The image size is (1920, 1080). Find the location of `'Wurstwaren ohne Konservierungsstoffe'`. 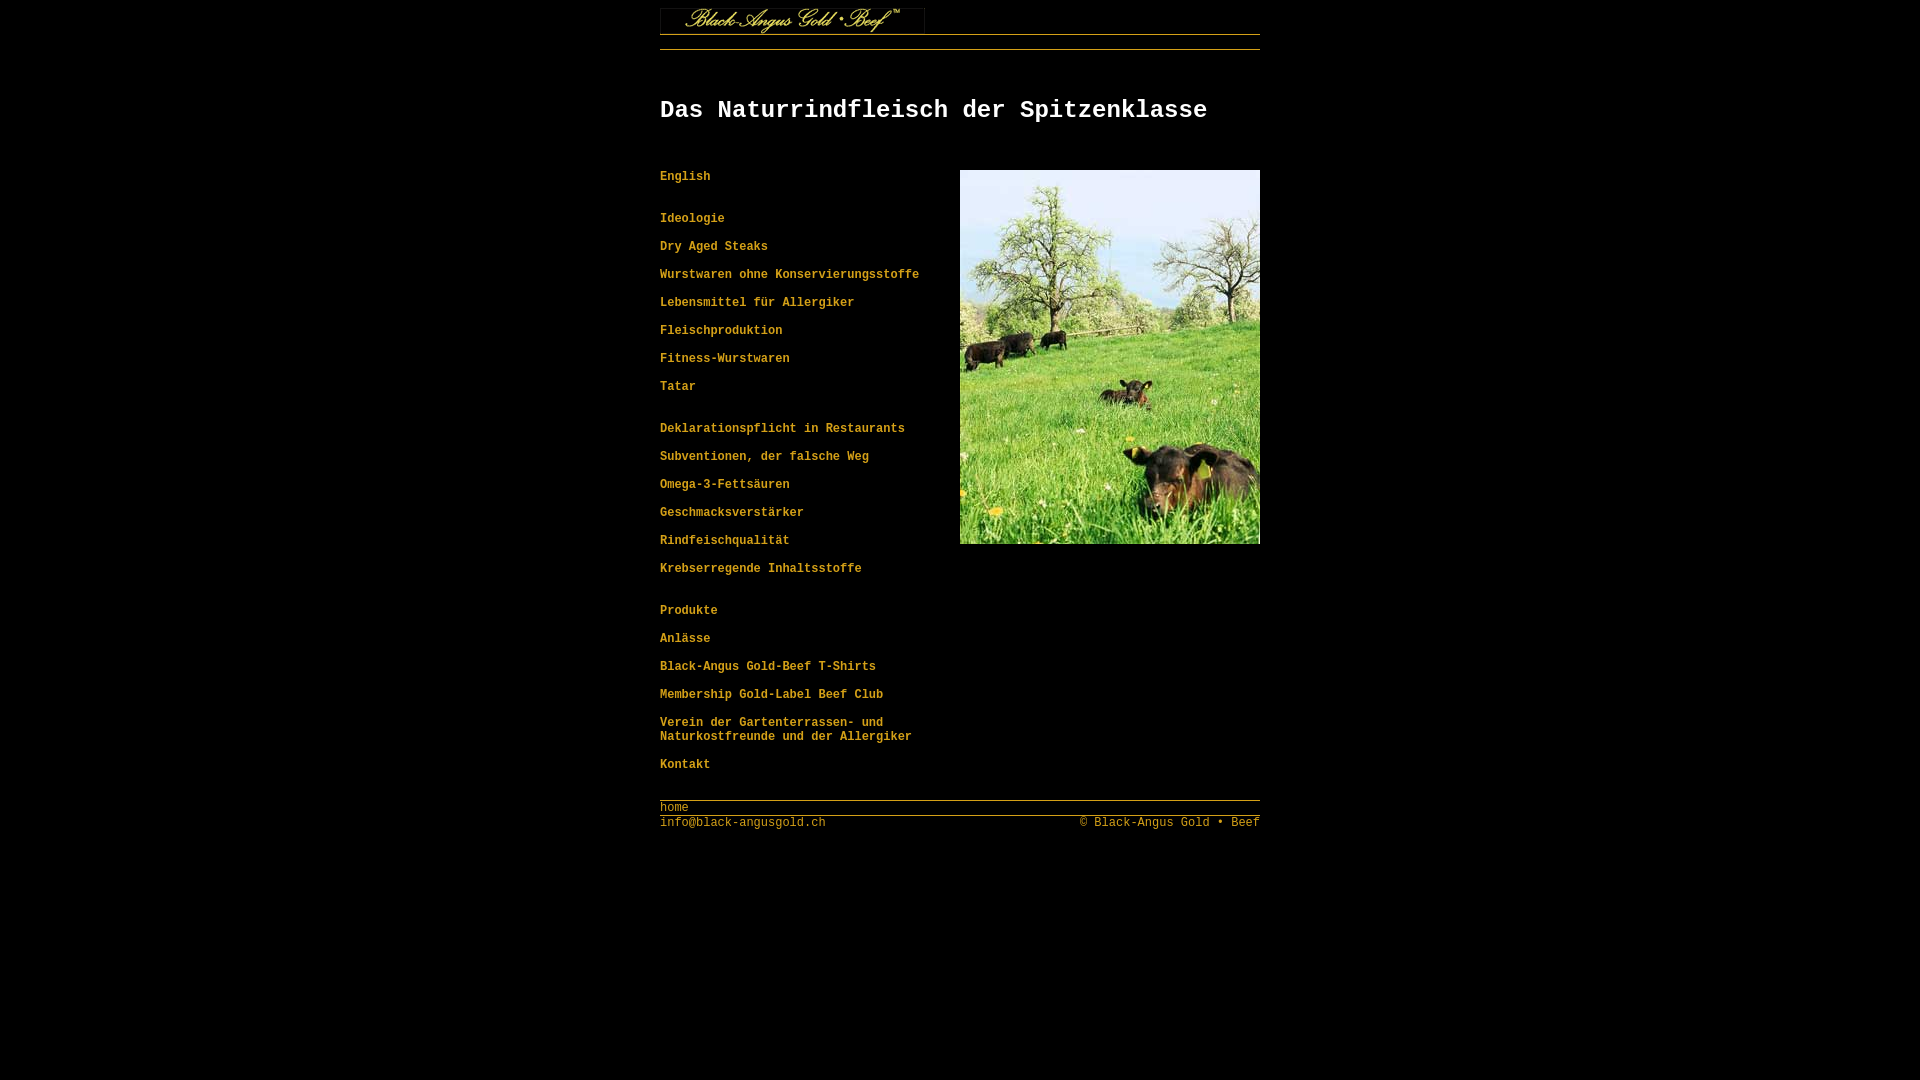

'Wurstwaren ohne Konservierungsstoffe' is located at coordinates (788, 274).